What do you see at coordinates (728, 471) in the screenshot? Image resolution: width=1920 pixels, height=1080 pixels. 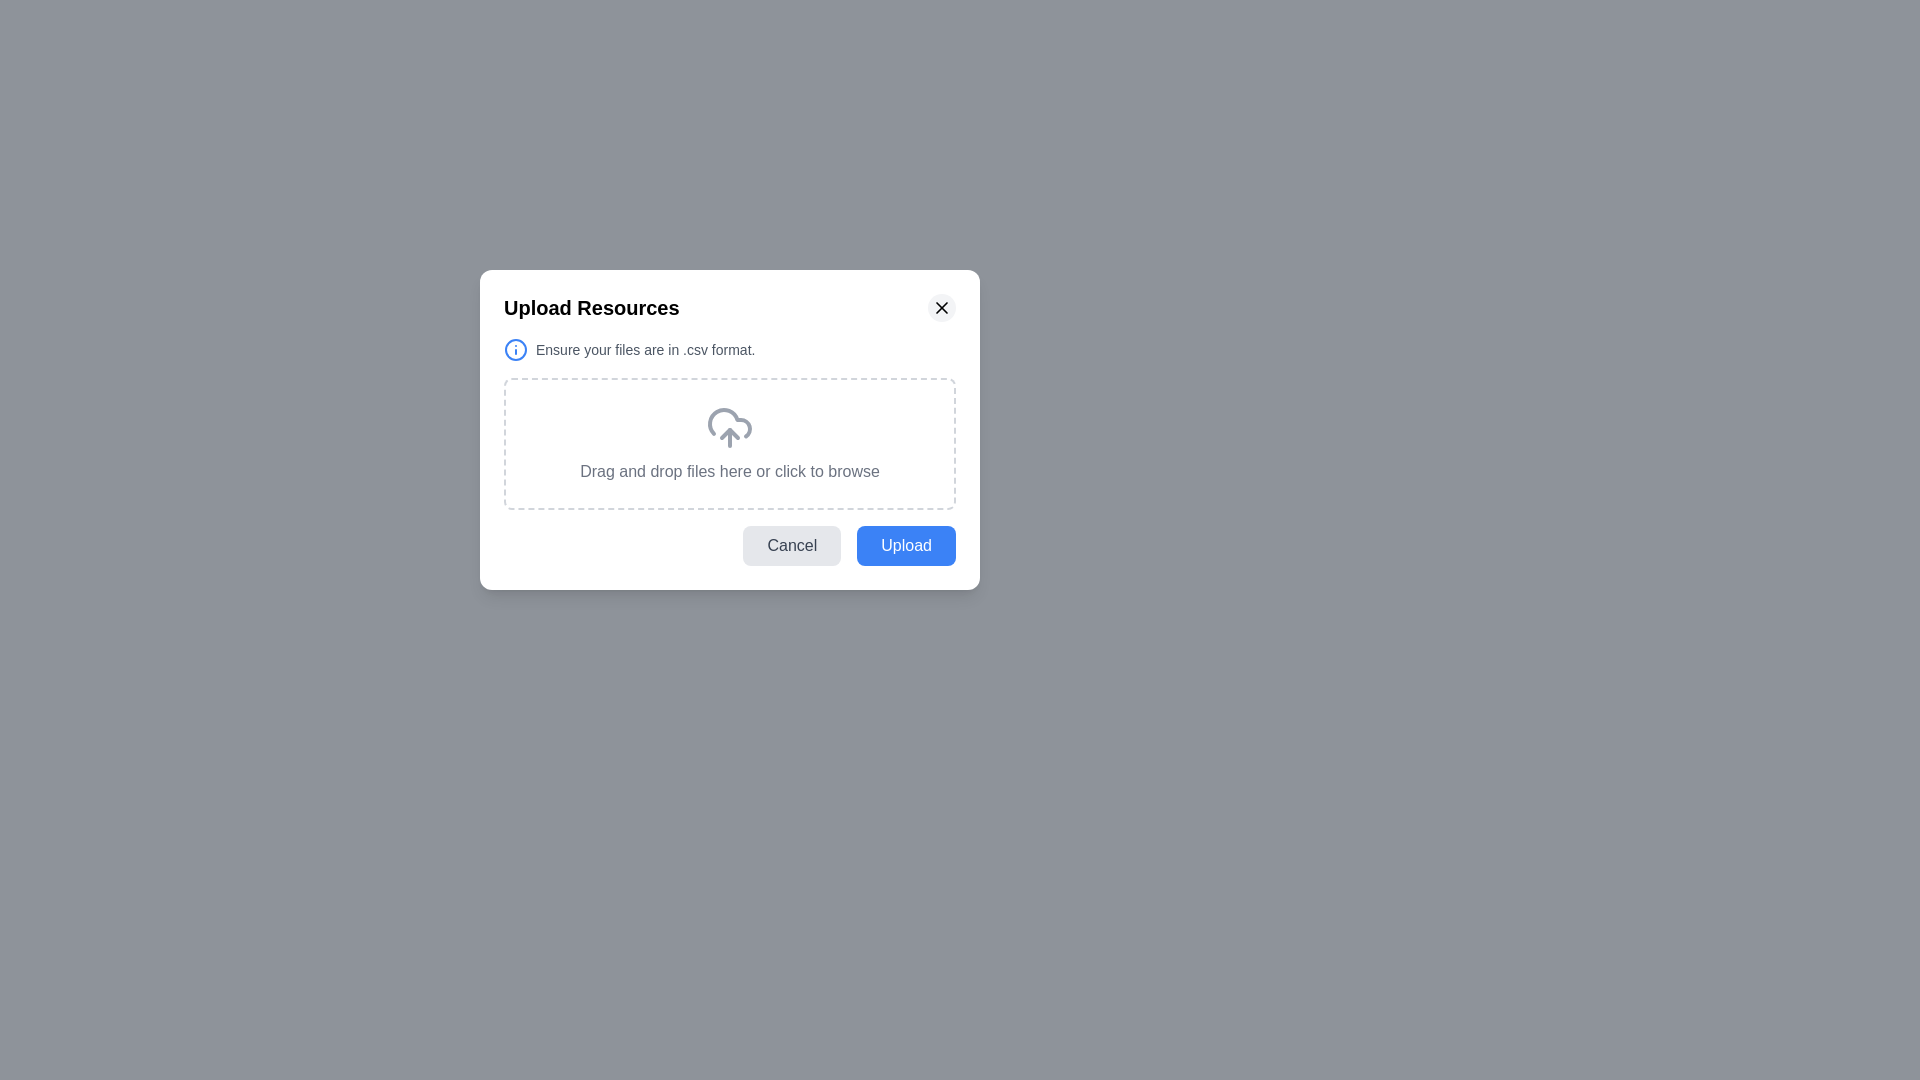 I see `the static text label that instructs users to drag-and-drop files or click to browse for file uploads, located below the file upload icon` at bounding box center [728, 471].